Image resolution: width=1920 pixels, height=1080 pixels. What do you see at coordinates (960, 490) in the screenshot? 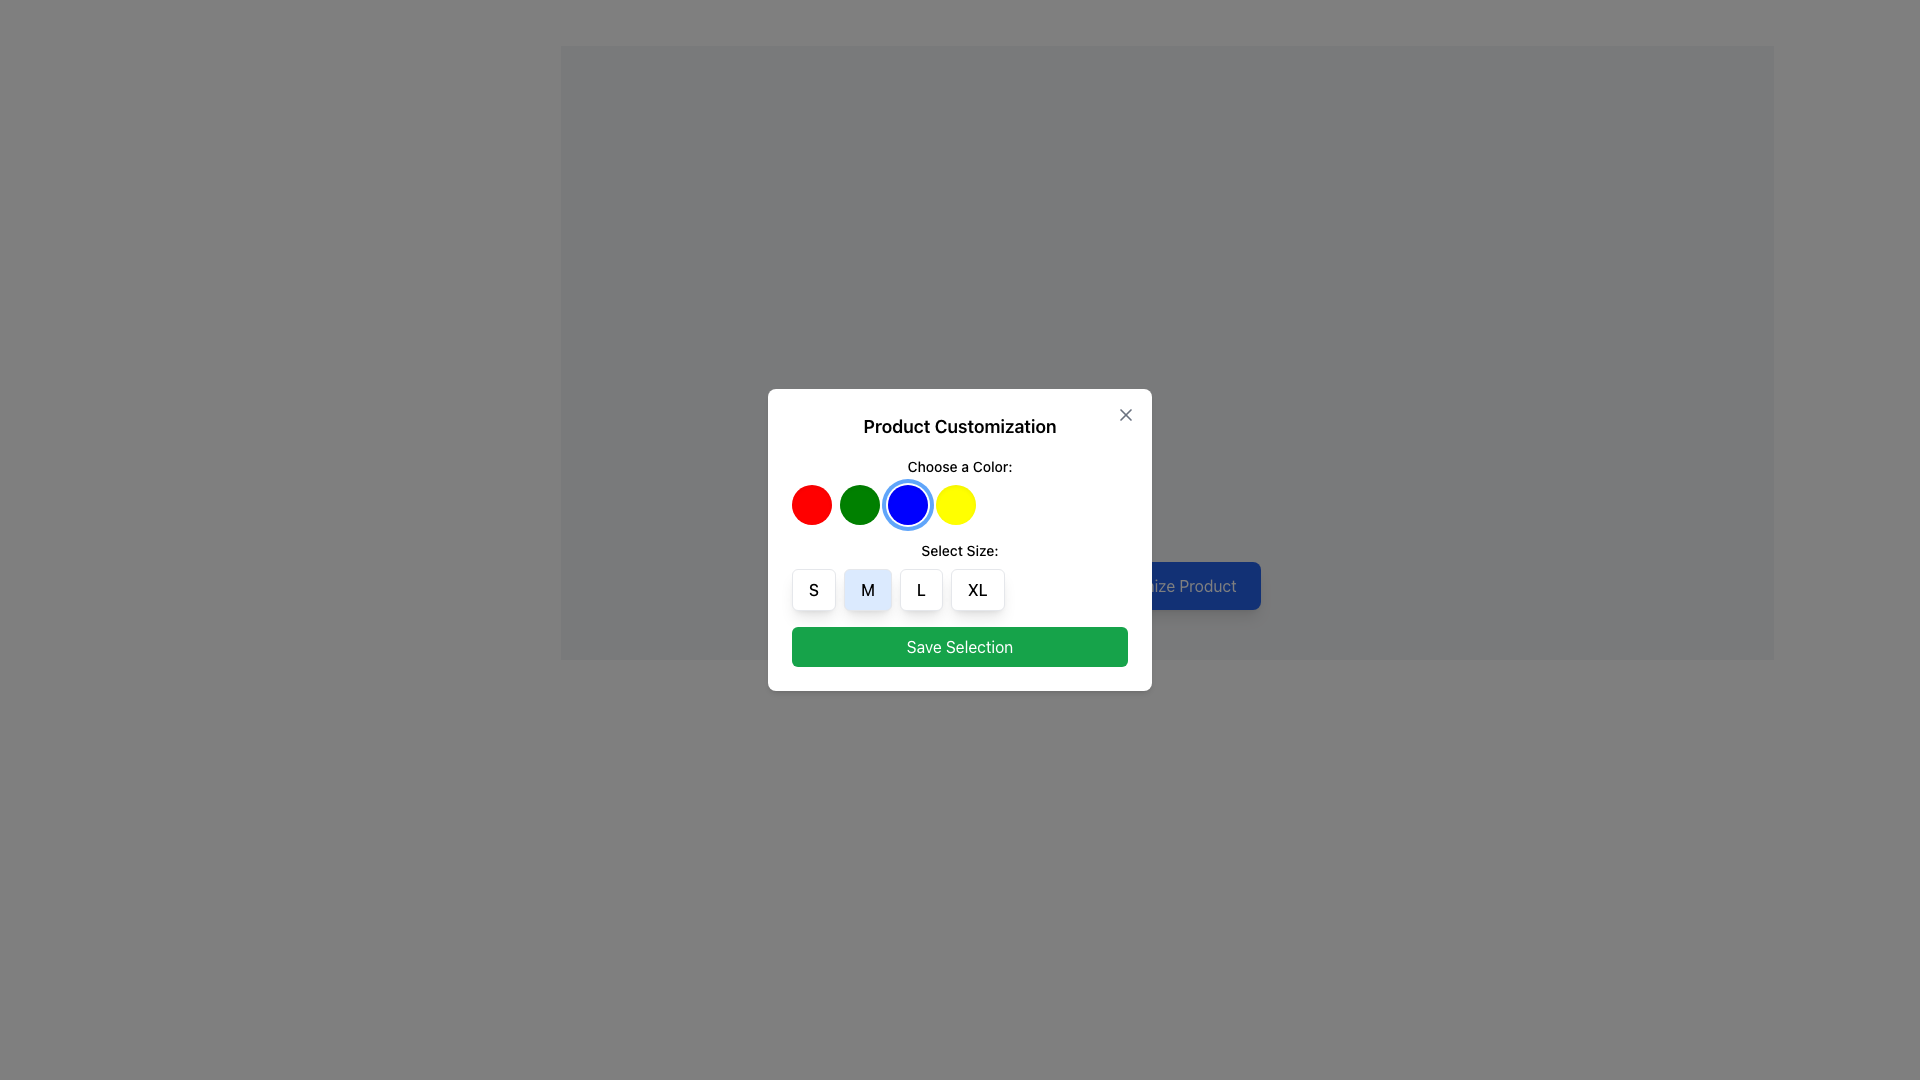
I see `the circular color button in the 'Choose a Color:' section` at bounding box center [960, 490].